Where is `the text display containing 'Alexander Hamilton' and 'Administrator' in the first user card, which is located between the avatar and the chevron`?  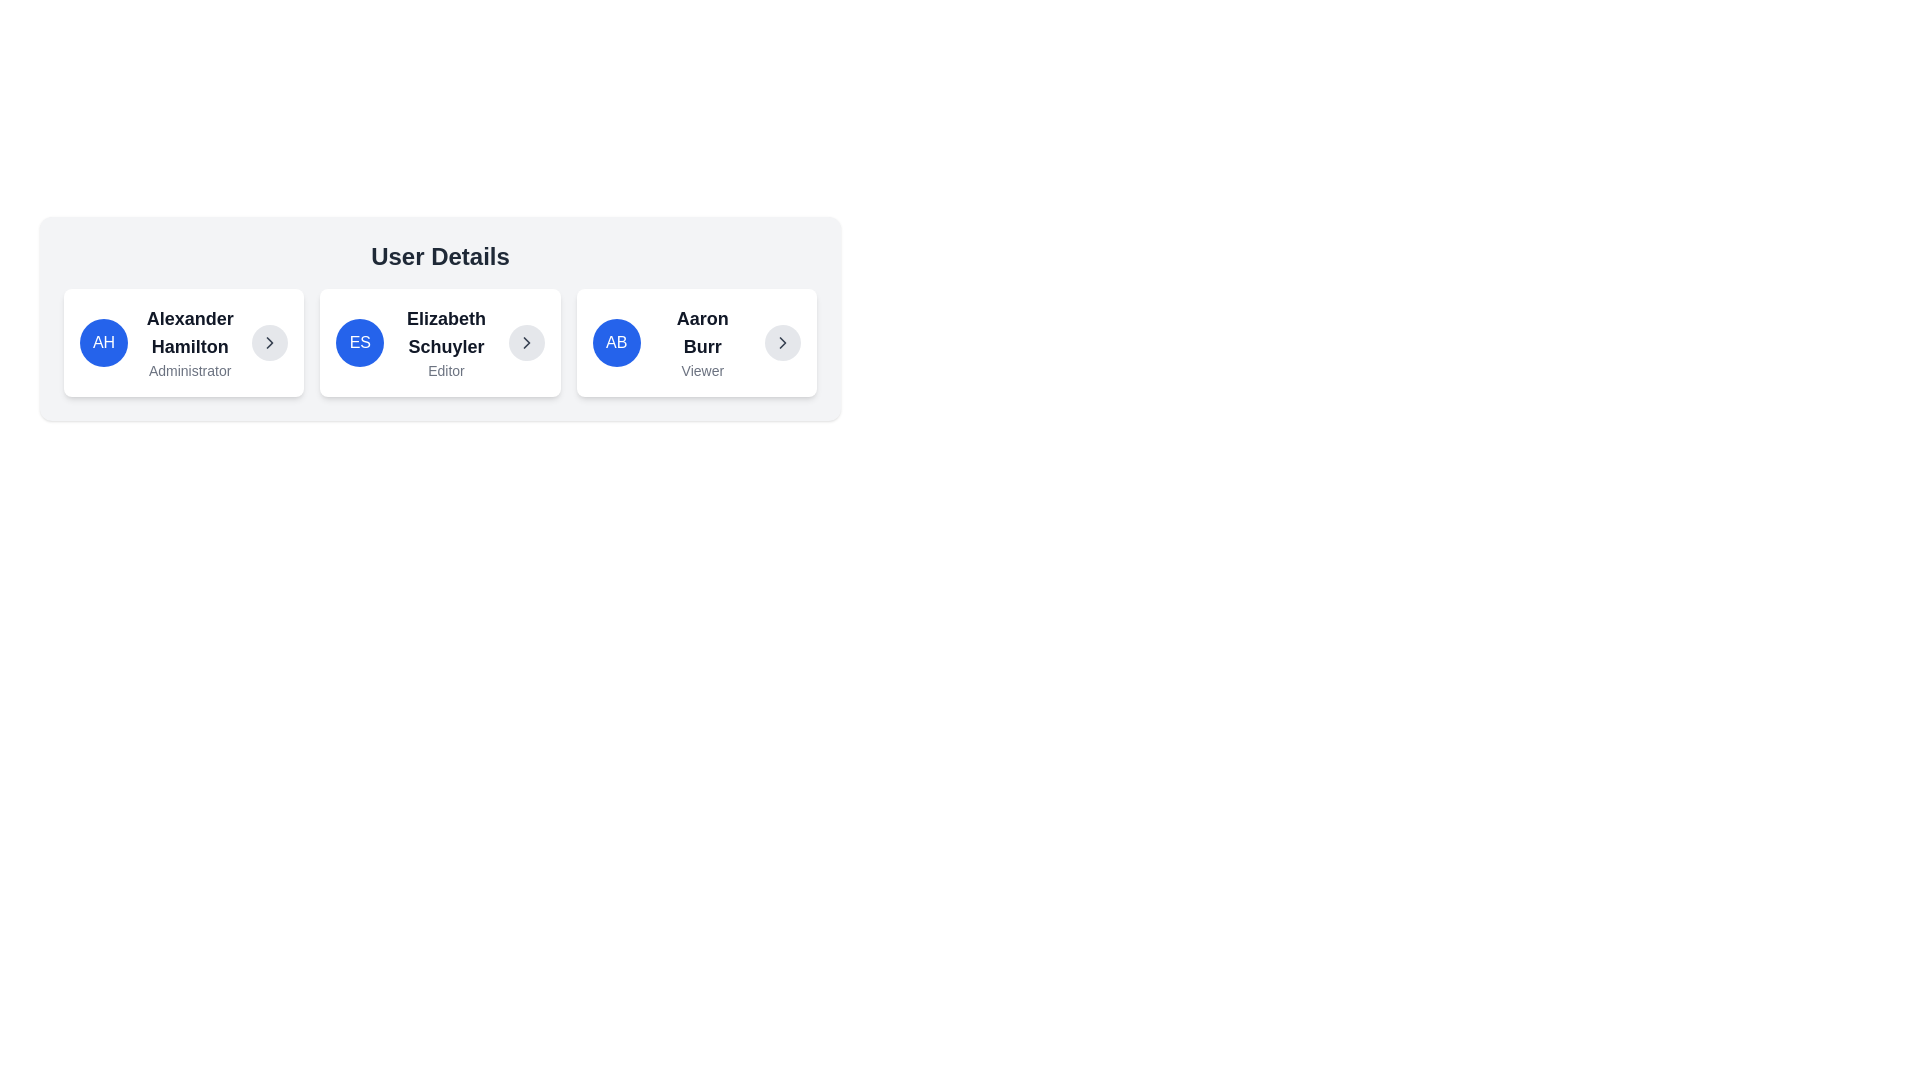
the text display containing 'Alexander Hamilton' and 'Administrator' in the first user card, which is located between the avatar and the chevron is located at coordinates (190, 342).